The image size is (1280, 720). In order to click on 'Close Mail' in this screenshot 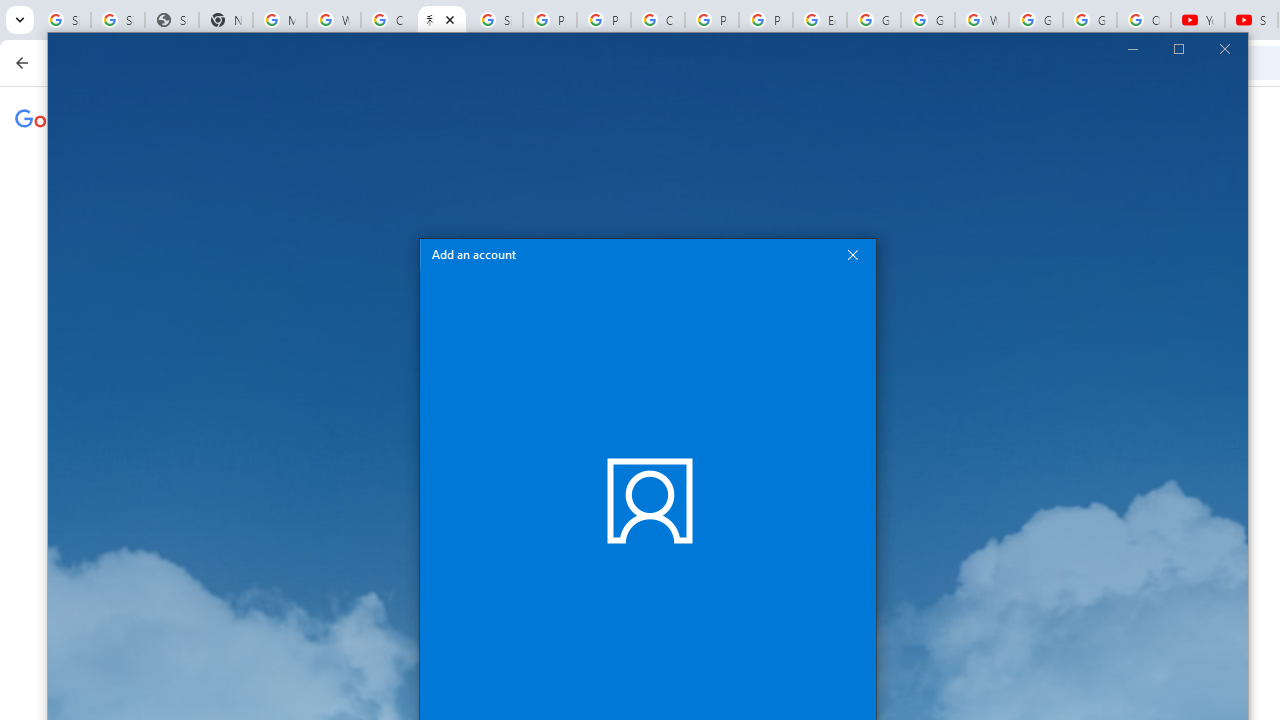, I will do `click(1223, 47)`.